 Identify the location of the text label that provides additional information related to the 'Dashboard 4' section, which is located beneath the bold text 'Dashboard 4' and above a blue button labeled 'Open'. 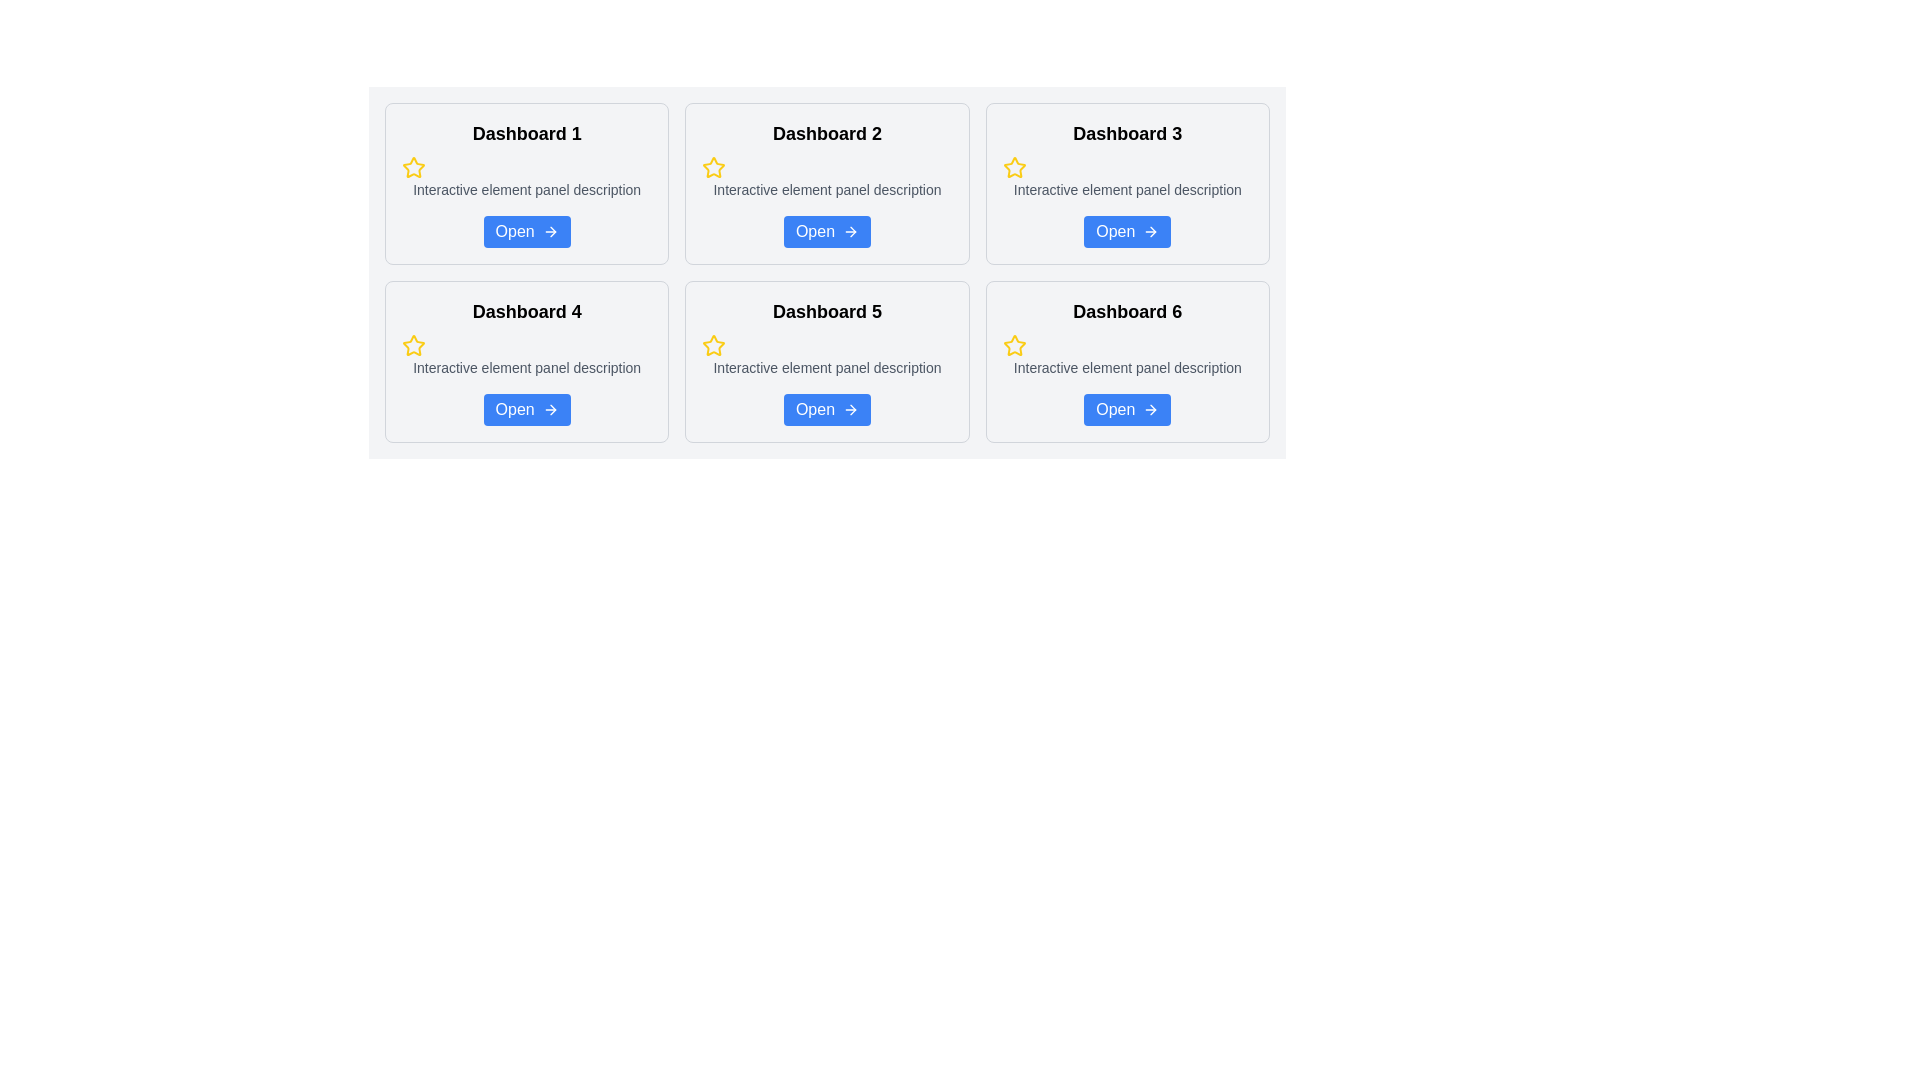
(527, 367).